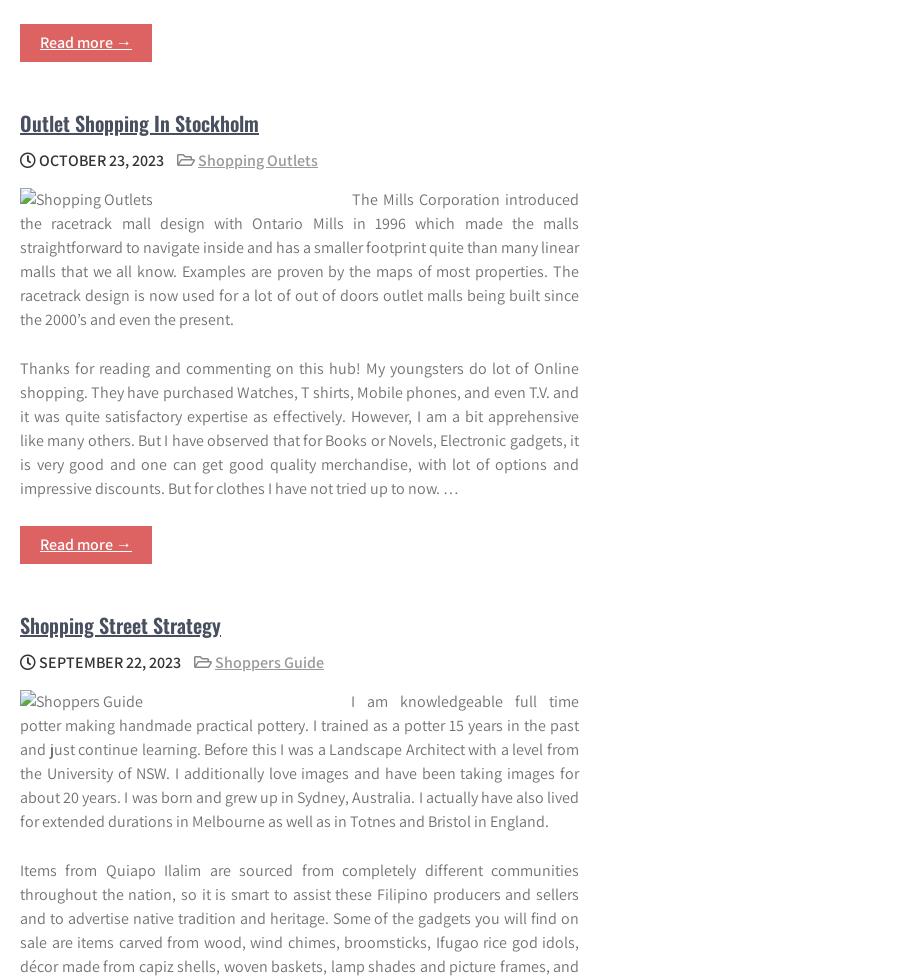 This screenshot has width=900, height=979. What do you see at coordinates (298, 427) in the screenshot?
I see `'Thanks for reading and commenting on this hub! My youngsters do lot of Online shopping. They have purchased Watches, T shirts, Mobile phones, and even T.V. and it was quite satisfactory expertise as effectively. However, I am a bit apprehensive like many others. But I have observed that for Books or Novels, Electronic gadgets, it is very good and one can get good quality merchandise, with lot of options and impressive discounts. But for clothes I have not tried up to now. …'` at bounding box center [298, 427].